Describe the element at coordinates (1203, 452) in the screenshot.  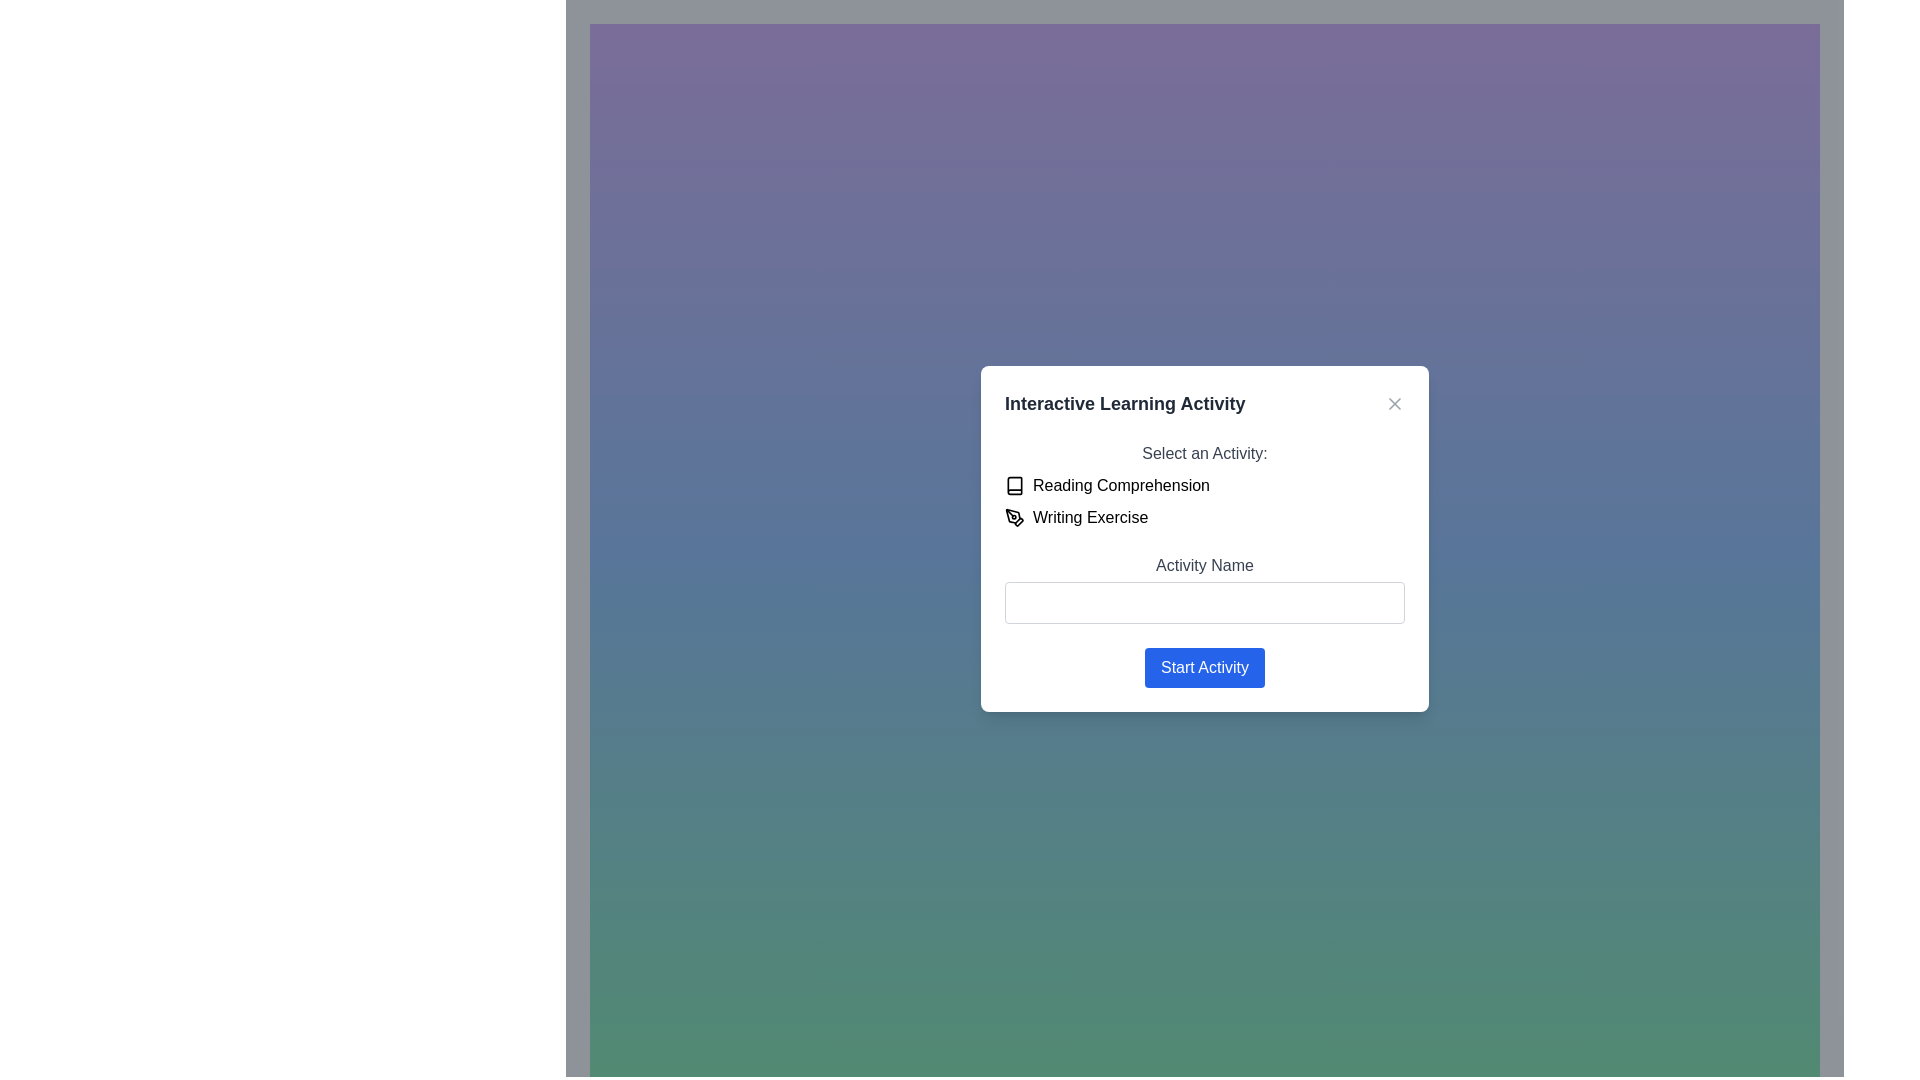
I see `the label that says 'Select an Activity:' styled in gray color within the centered modal dialog` at that location.